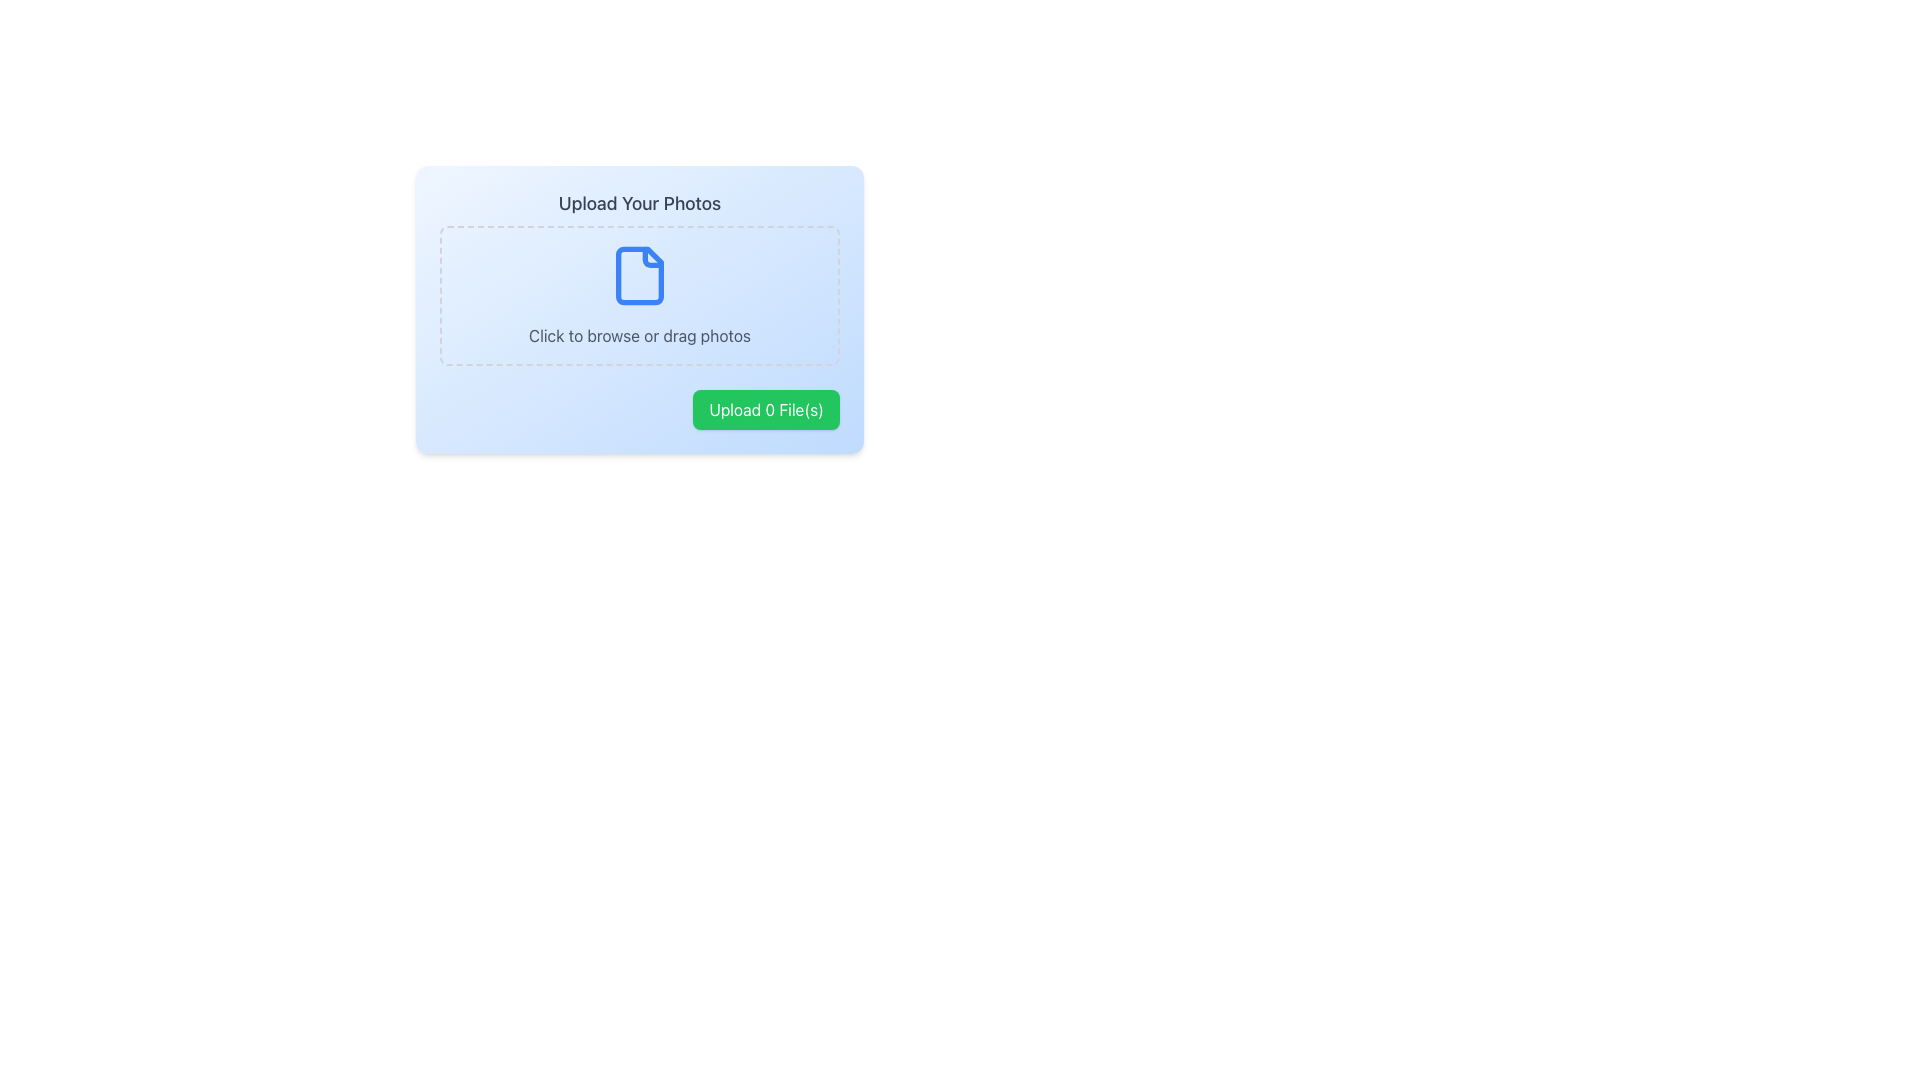  Describe the element at coordinates (638, 296) in the screenshot. I see `the instructional text with an icon for file upload` at that location.